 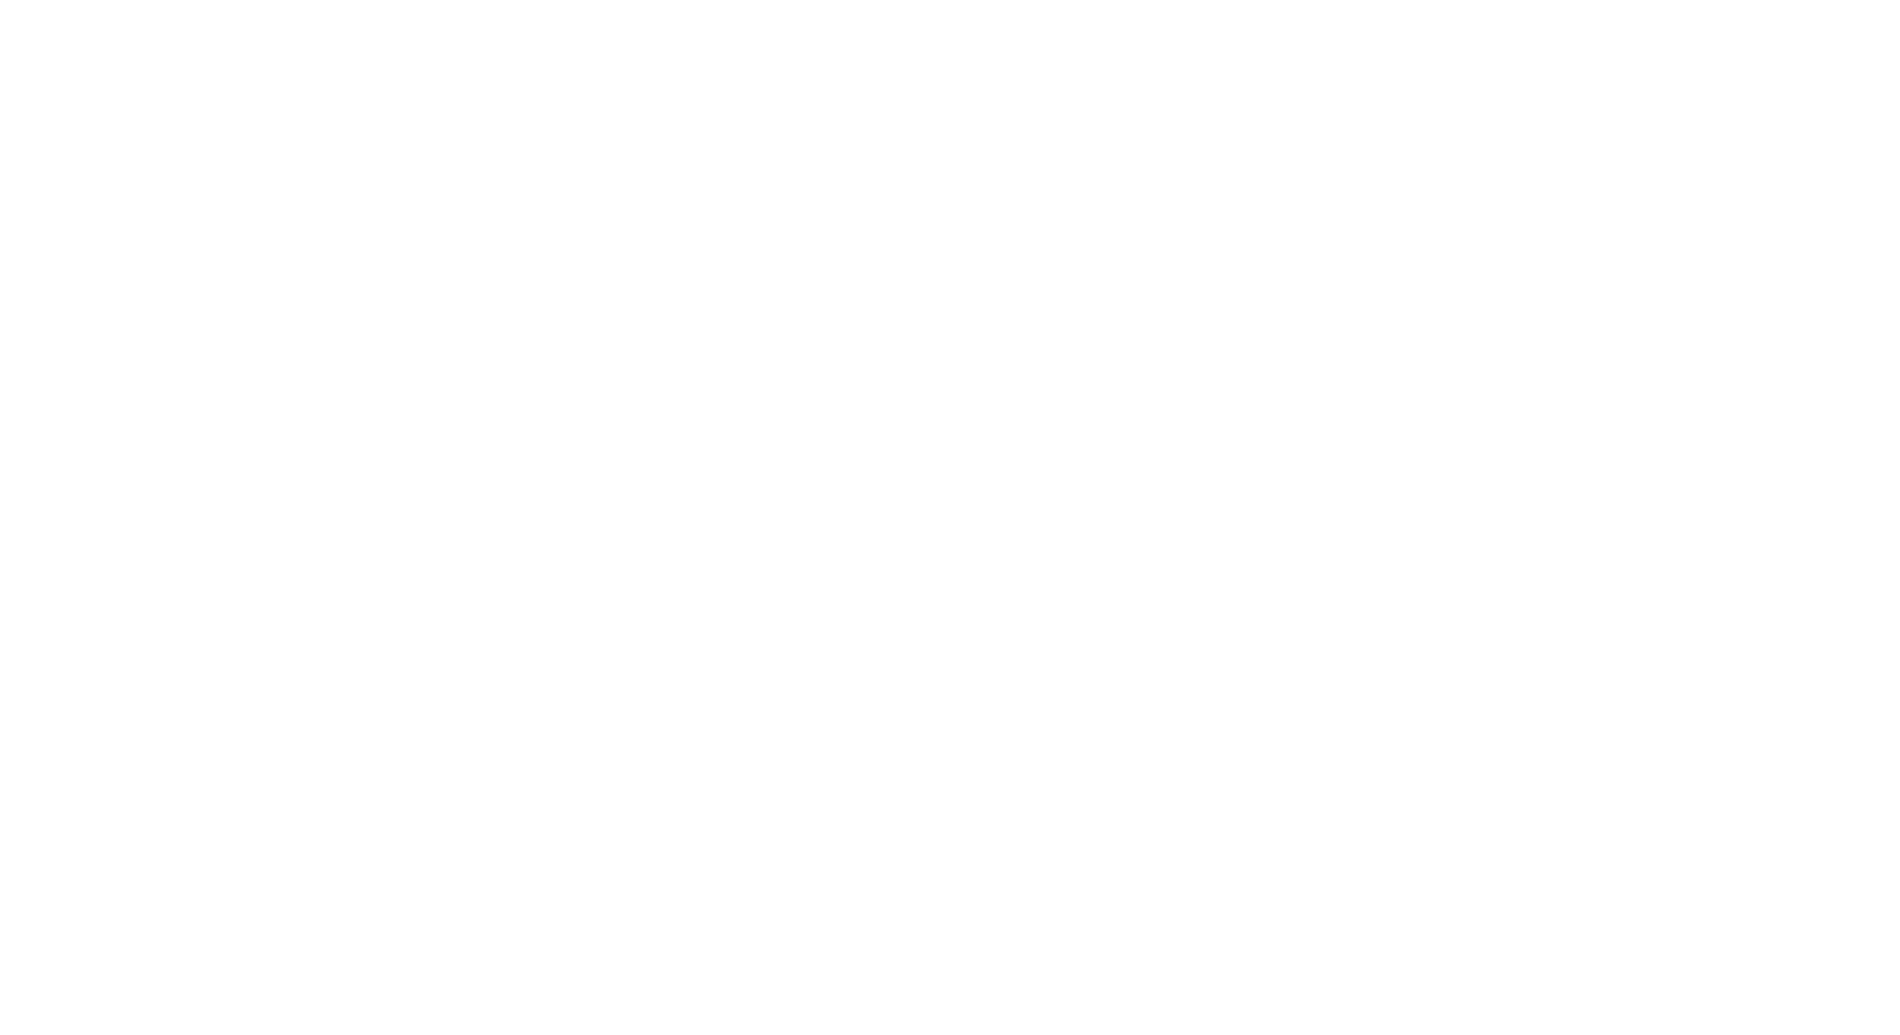 What do you see at coordinates (710, 193) in the screenshot?
I see `'–          Sugary and fatty foods can make you feel more tired, try to limit these during shifts.'` at bounding box center [710, 193].